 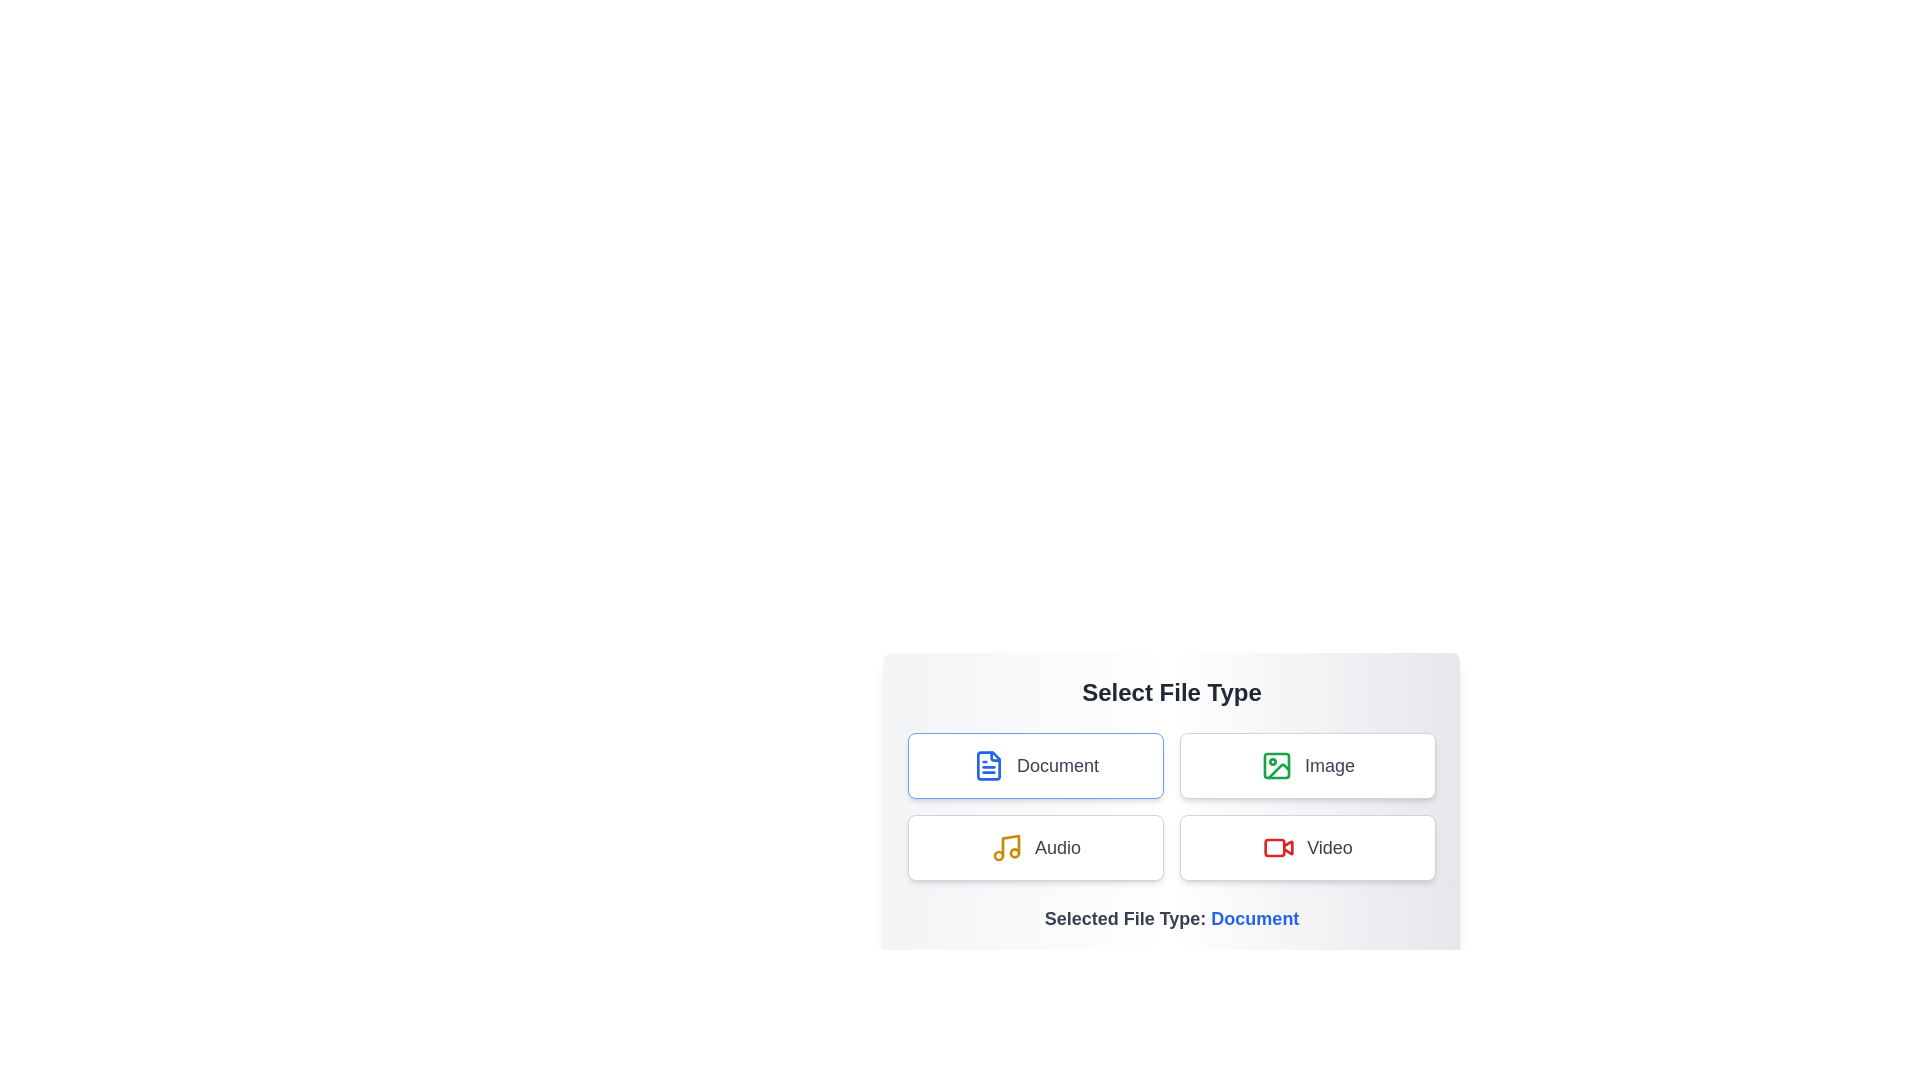 What do you see at coordinates (1308, 848) in the screenshot?
I see `the 'Video' button, which is the fourth button in the grid layout of file type options` at bounding box center [1308, 848].